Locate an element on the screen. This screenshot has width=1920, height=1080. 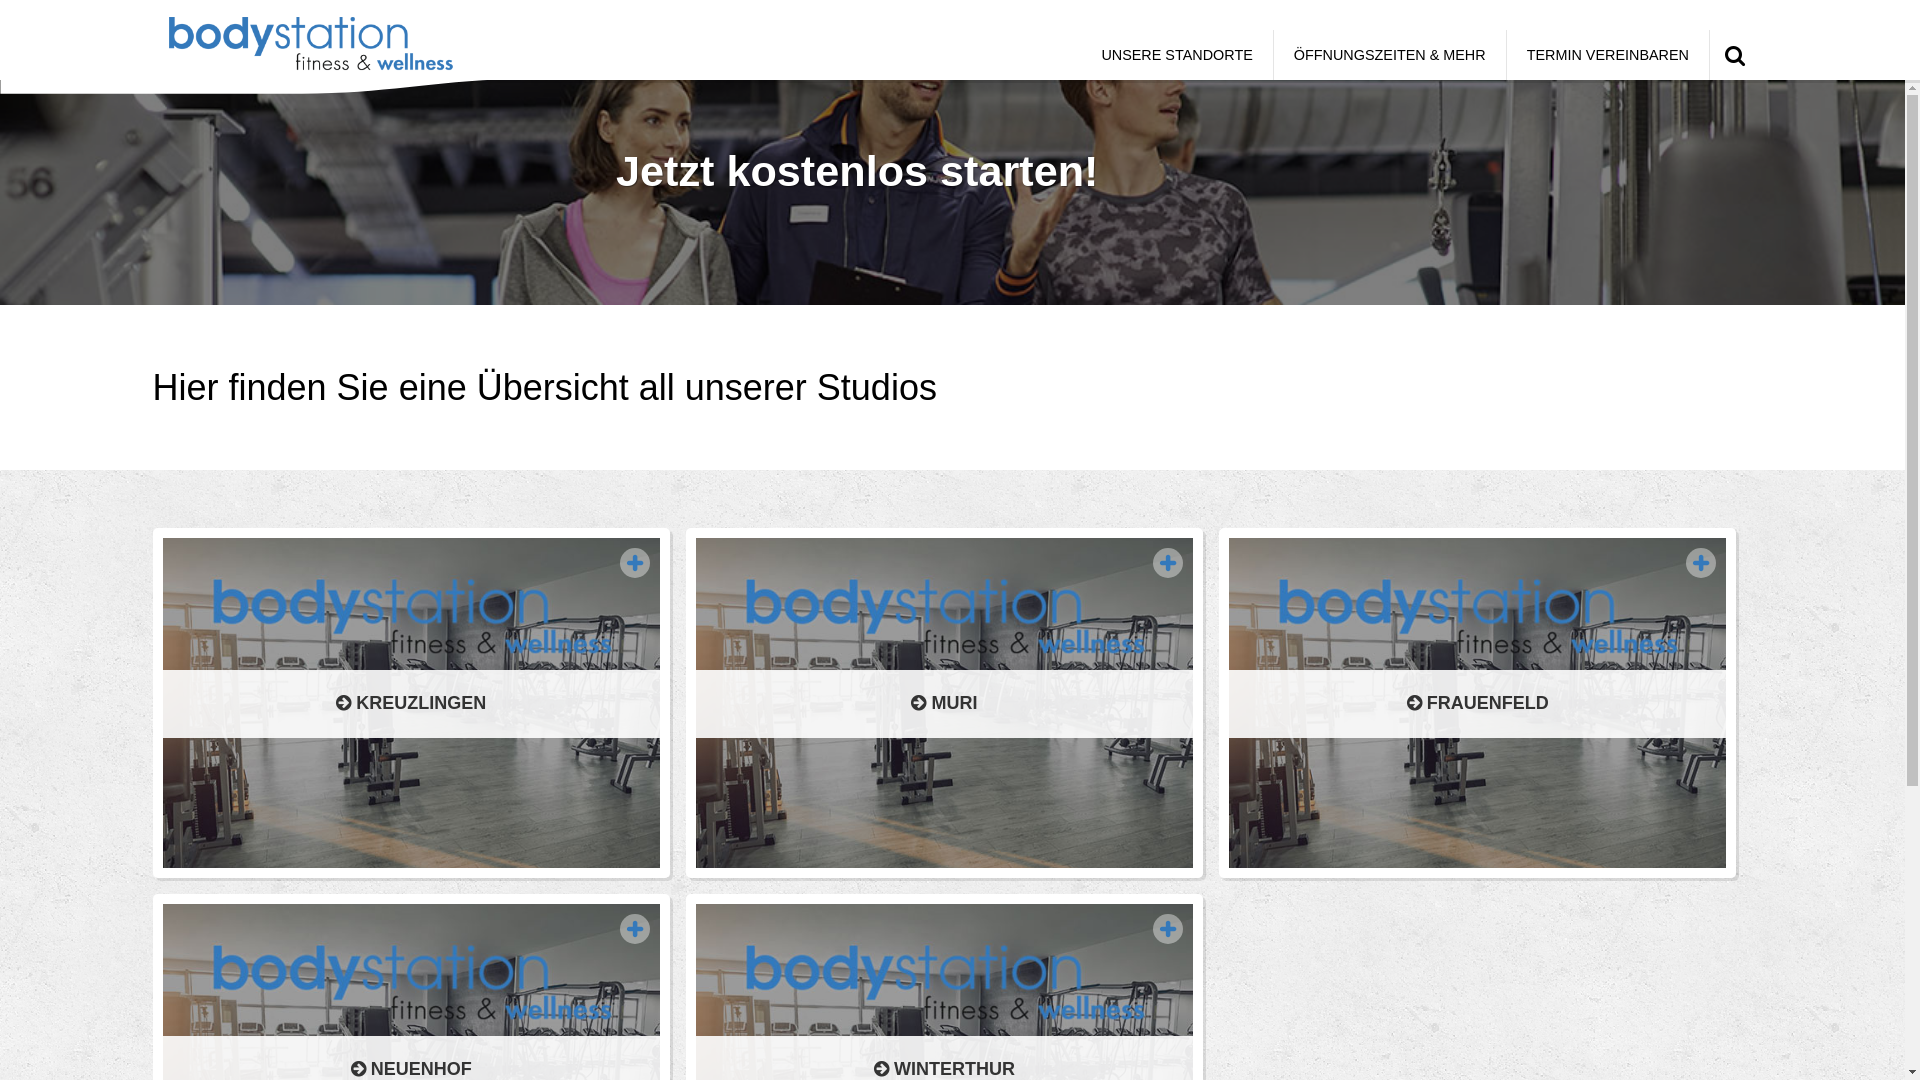
'TERMIN VEREINBAREN' is located at coordinates (1608, 53).